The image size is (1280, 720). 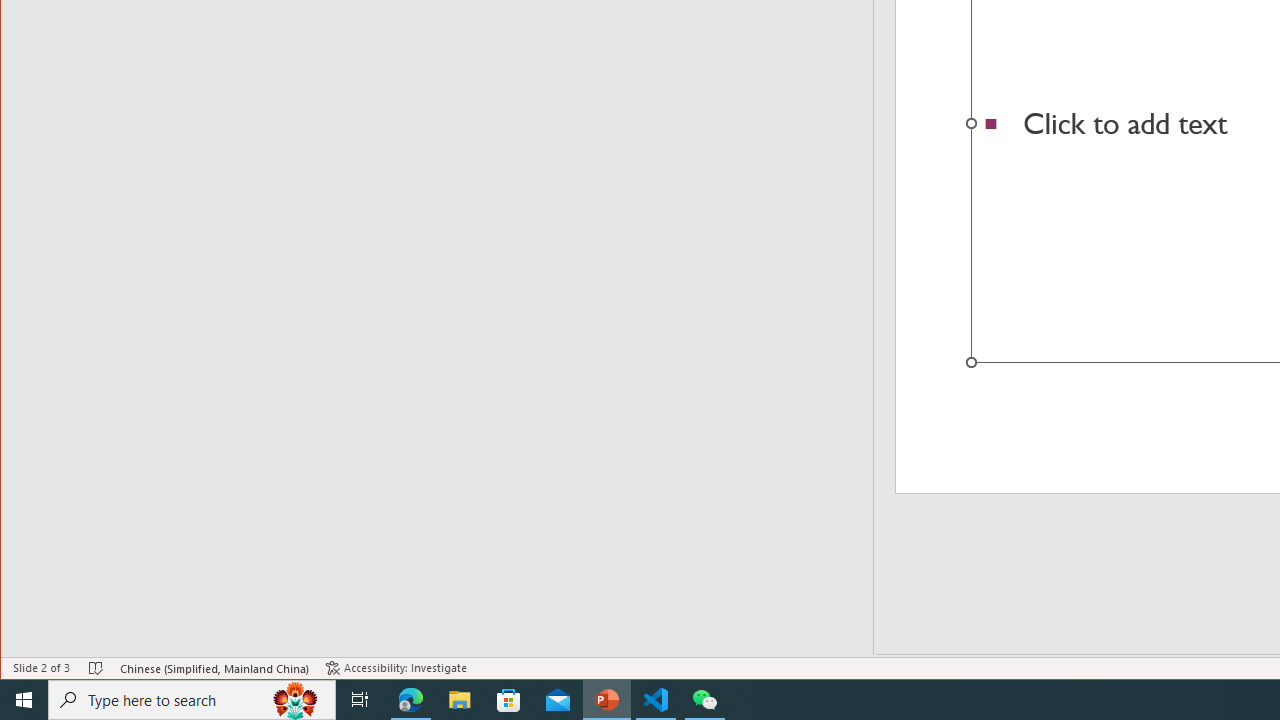 What do you see at coordinates (606, 698) in the screenshot?
I see `'PowerPoint - 1 running window'` at bounding box center [606, 698].